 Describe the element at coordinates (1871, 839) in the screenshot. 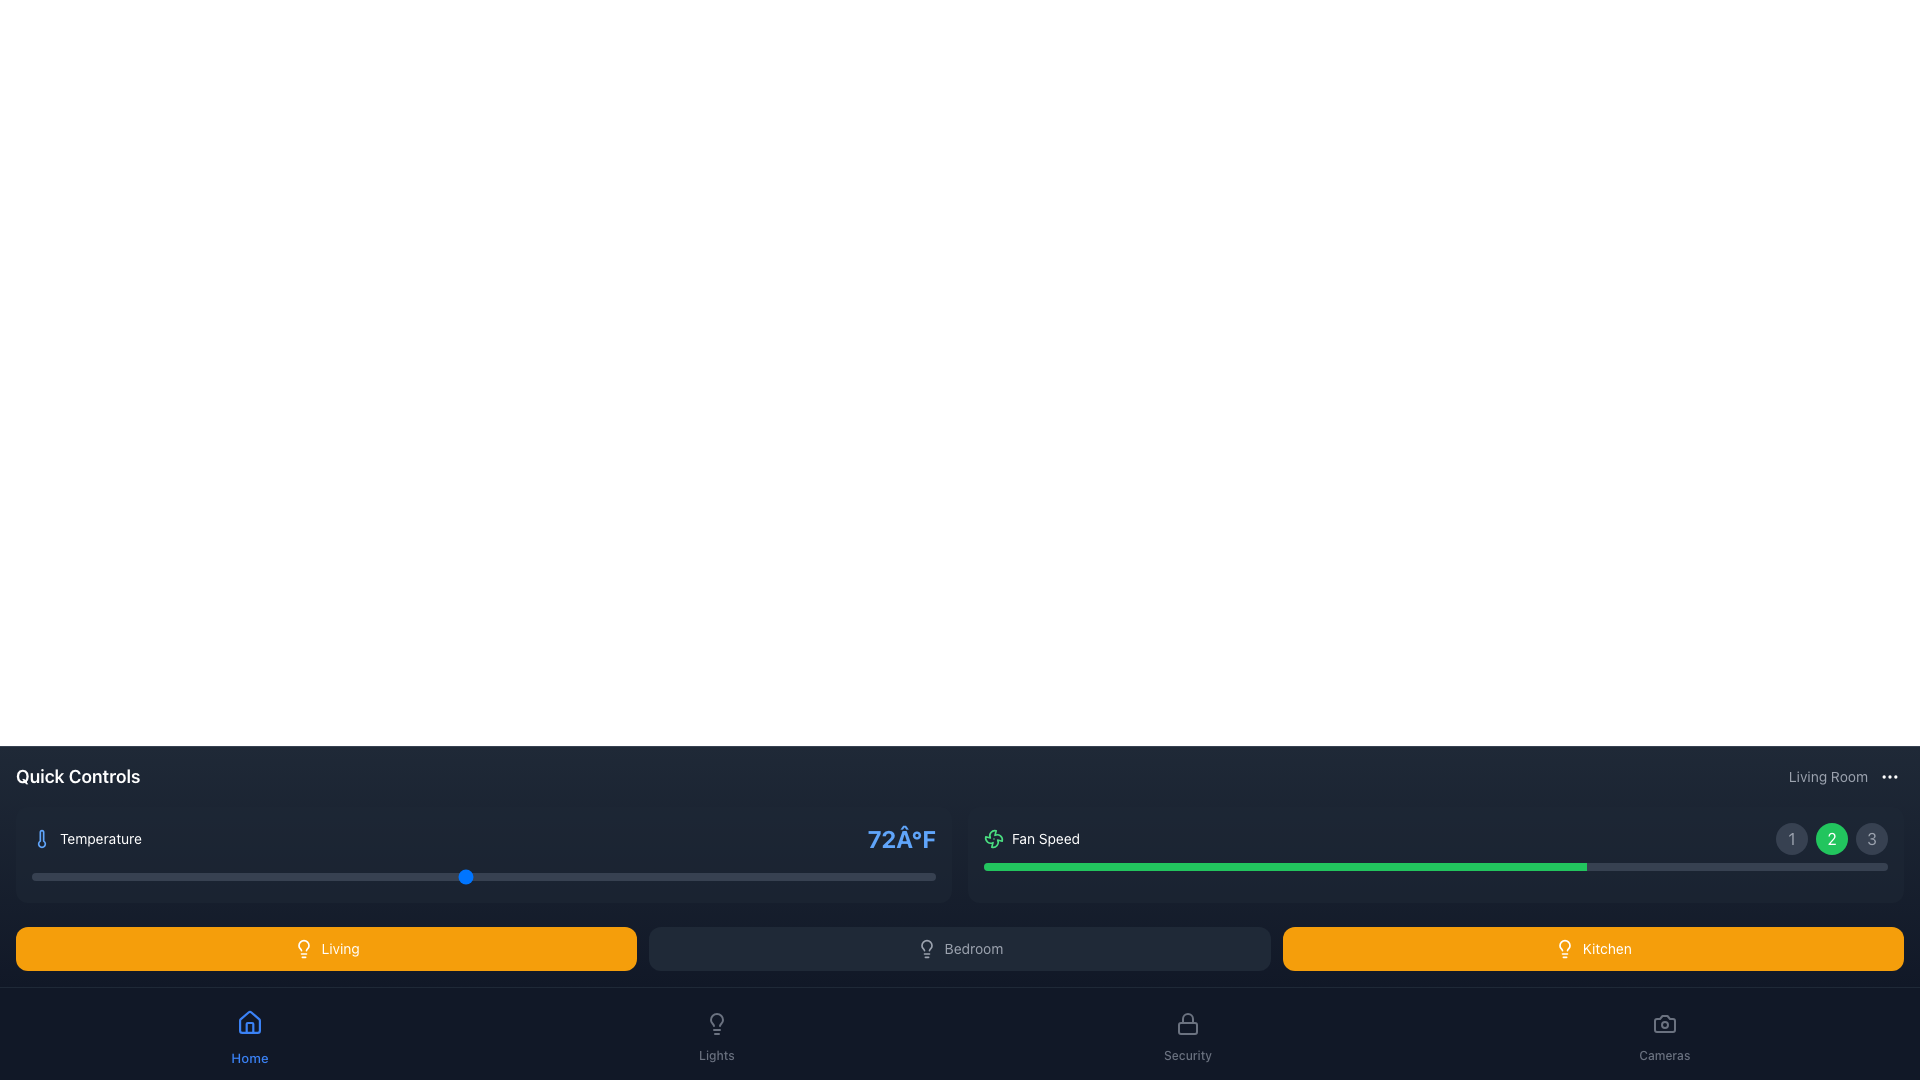

I see `the circular button with a dark gray background and the number '3' displayed in lighter gray` at that location.